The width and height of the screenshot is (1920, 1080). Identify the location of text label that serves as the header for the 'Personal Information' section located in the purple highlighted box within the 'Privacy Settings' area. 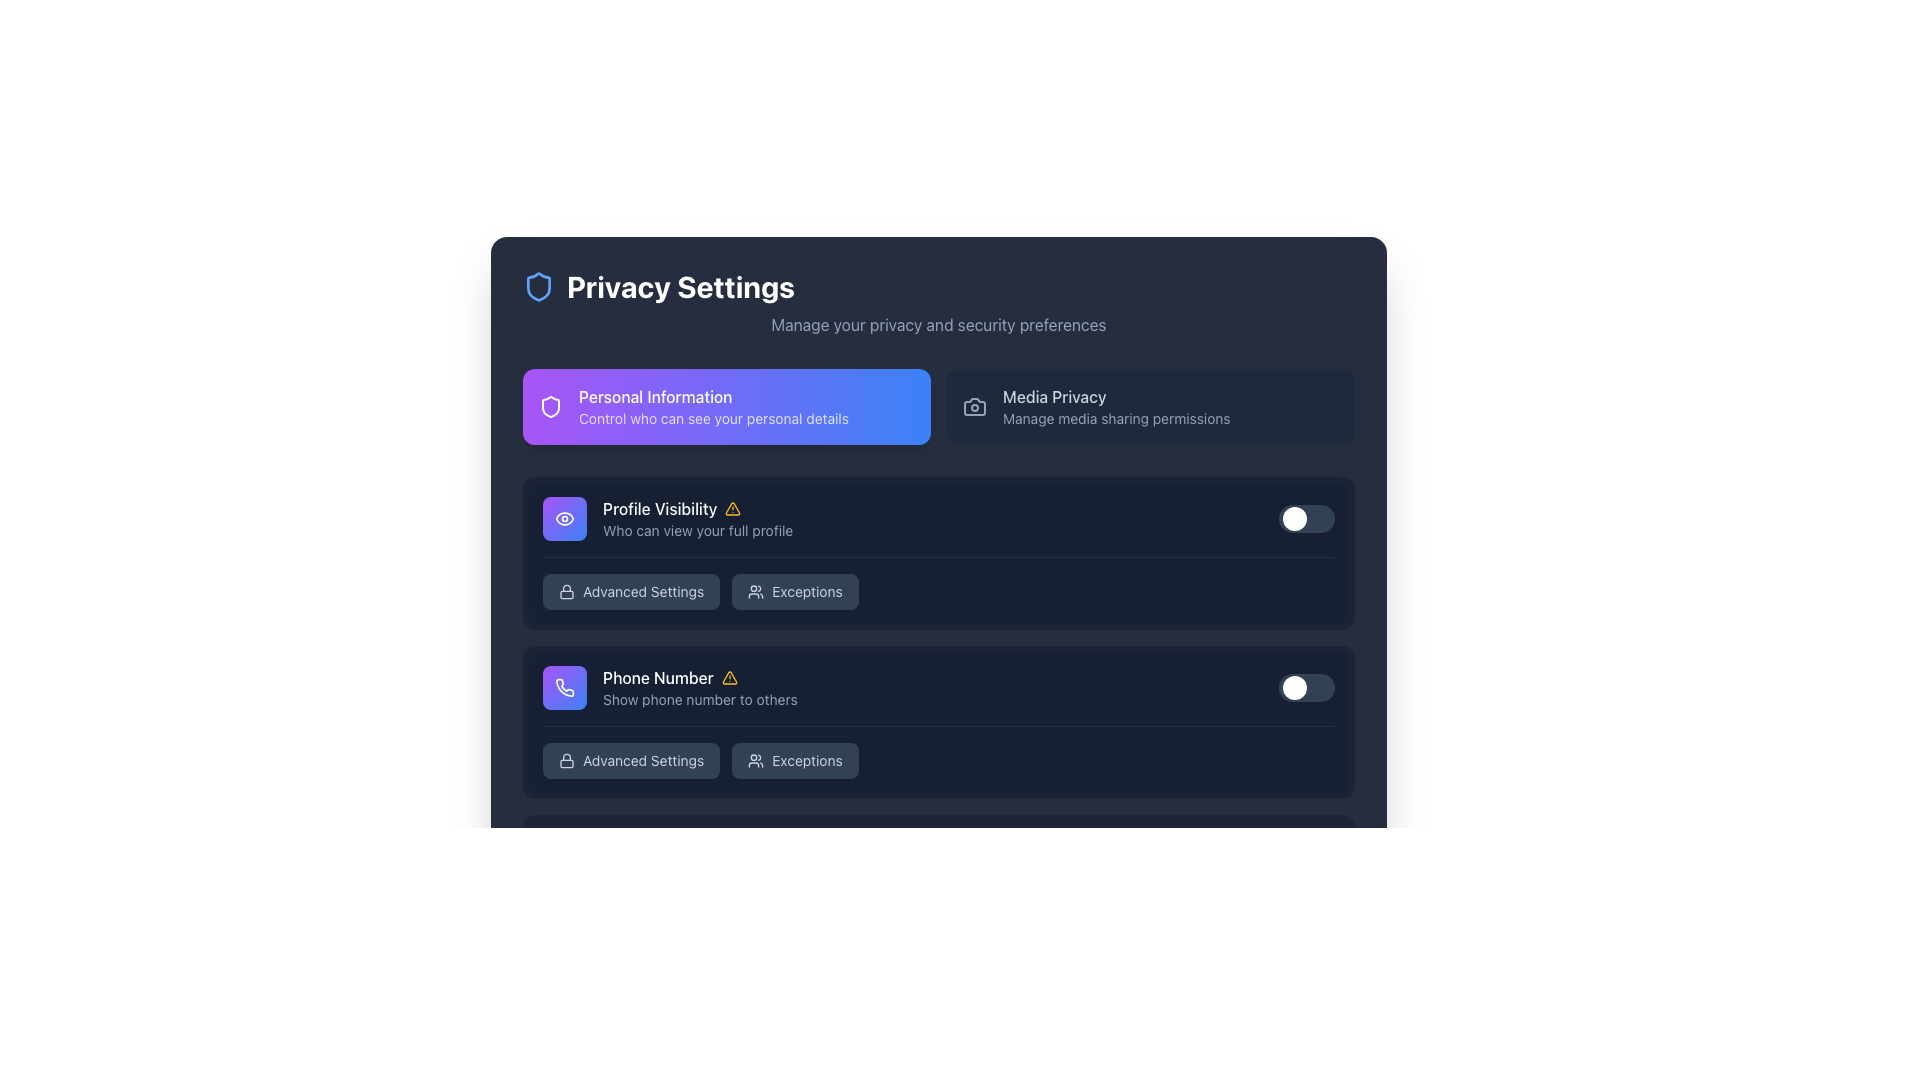
(714, 397).